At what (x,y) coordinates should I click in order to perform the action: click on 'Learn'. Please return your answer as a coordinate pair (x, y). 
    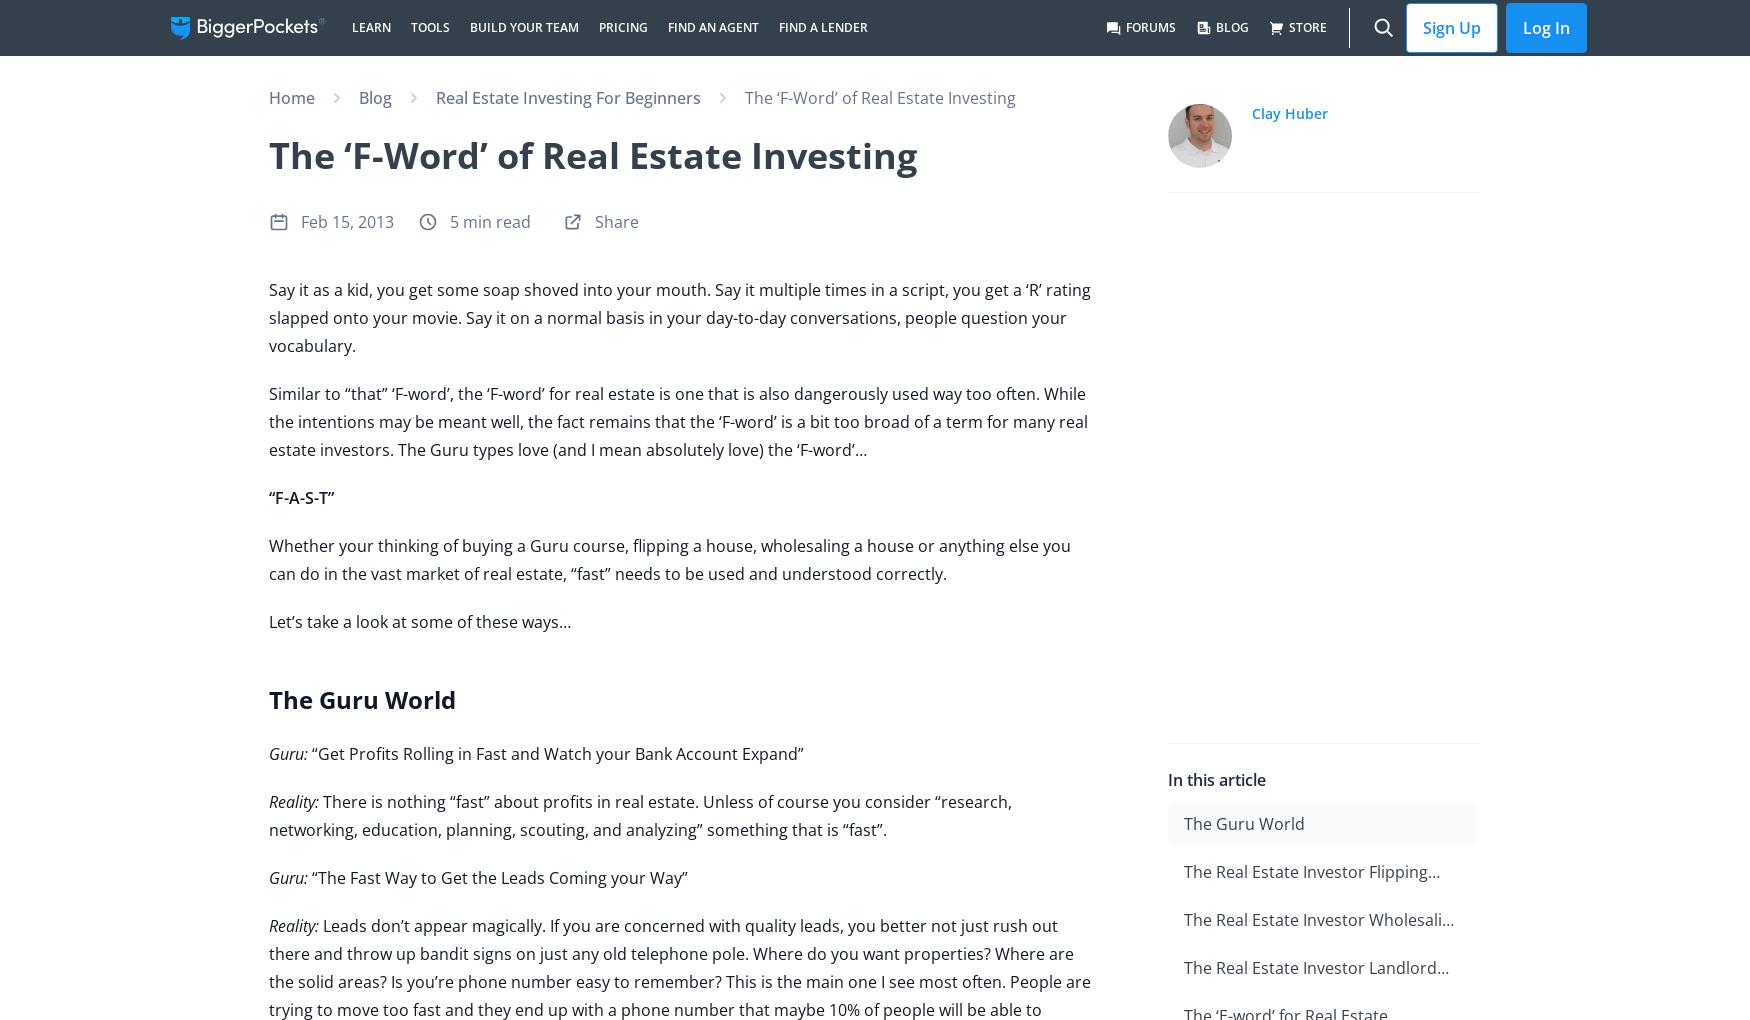
    Looking at the image, I should click on (351, 26).